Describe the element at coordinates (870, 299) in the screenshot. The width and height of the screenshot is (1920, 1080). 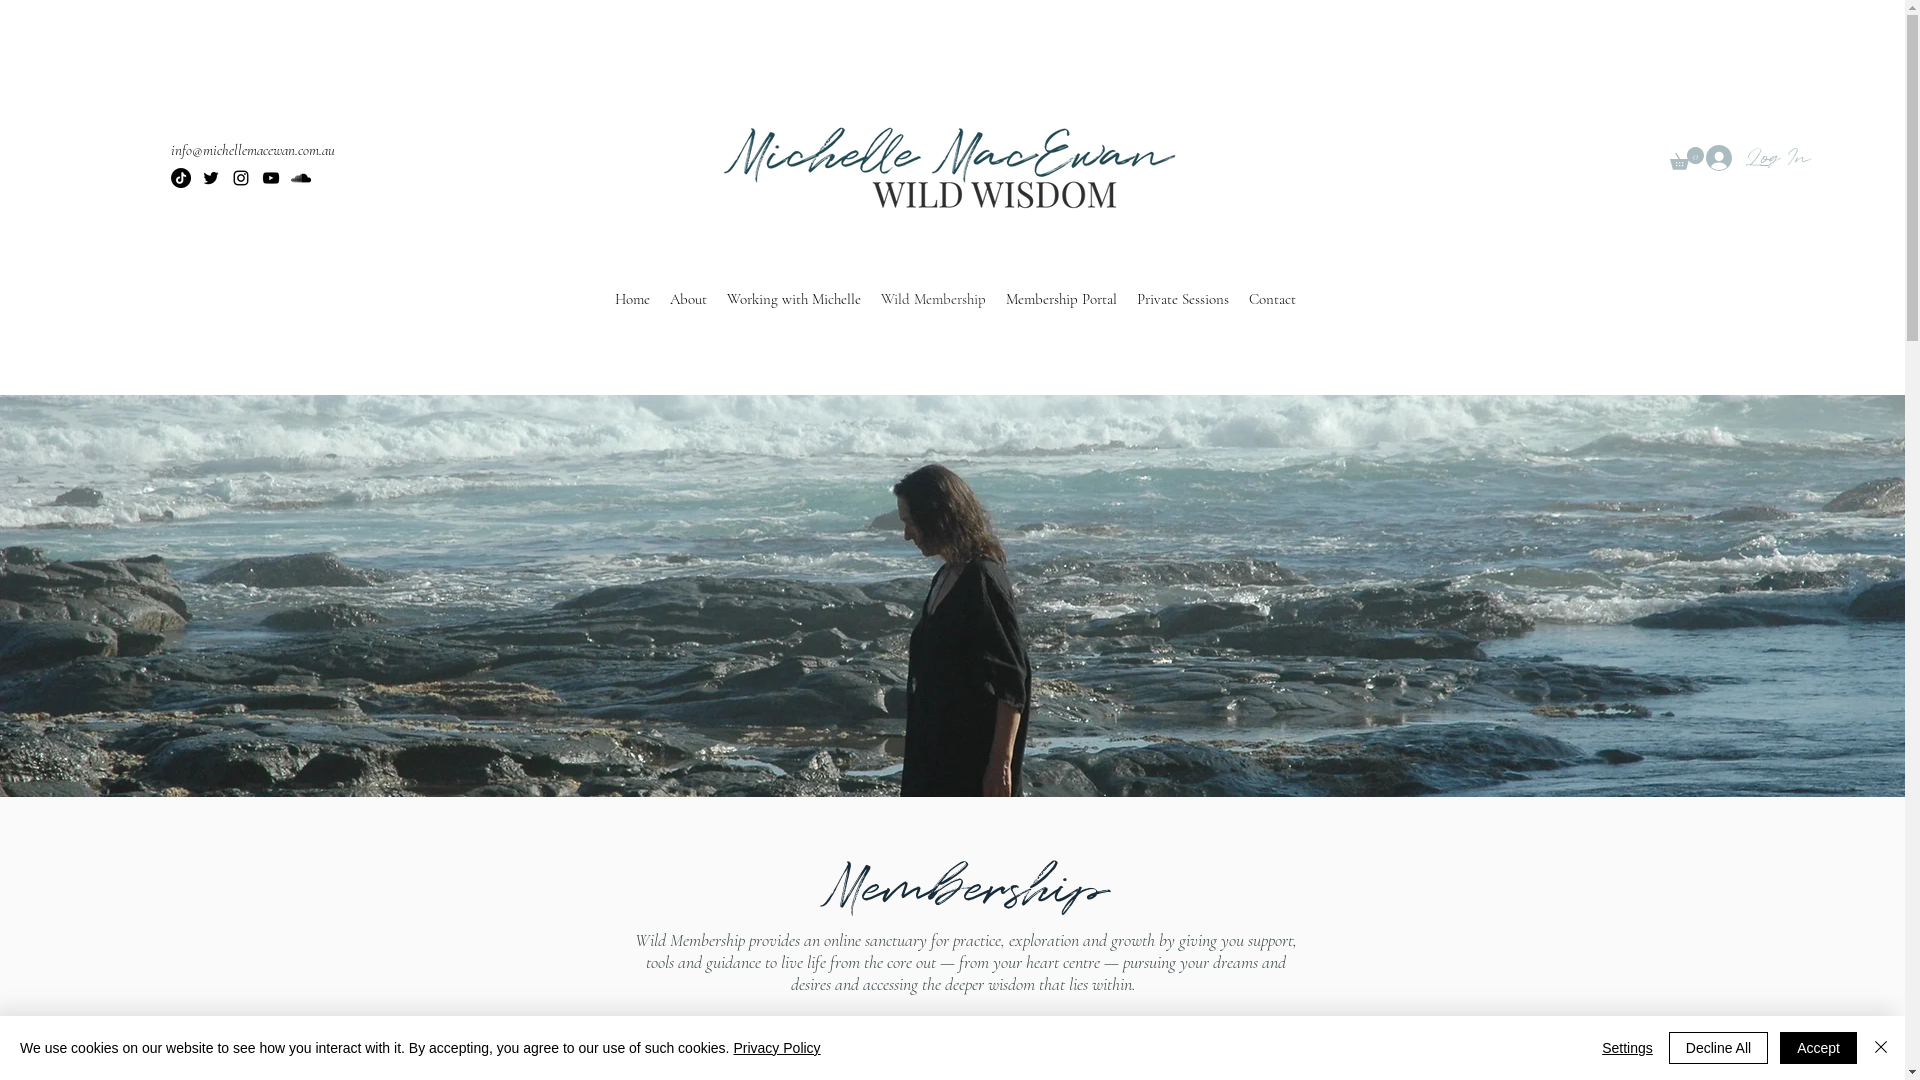
I see `'Wild Membership'` at that location.